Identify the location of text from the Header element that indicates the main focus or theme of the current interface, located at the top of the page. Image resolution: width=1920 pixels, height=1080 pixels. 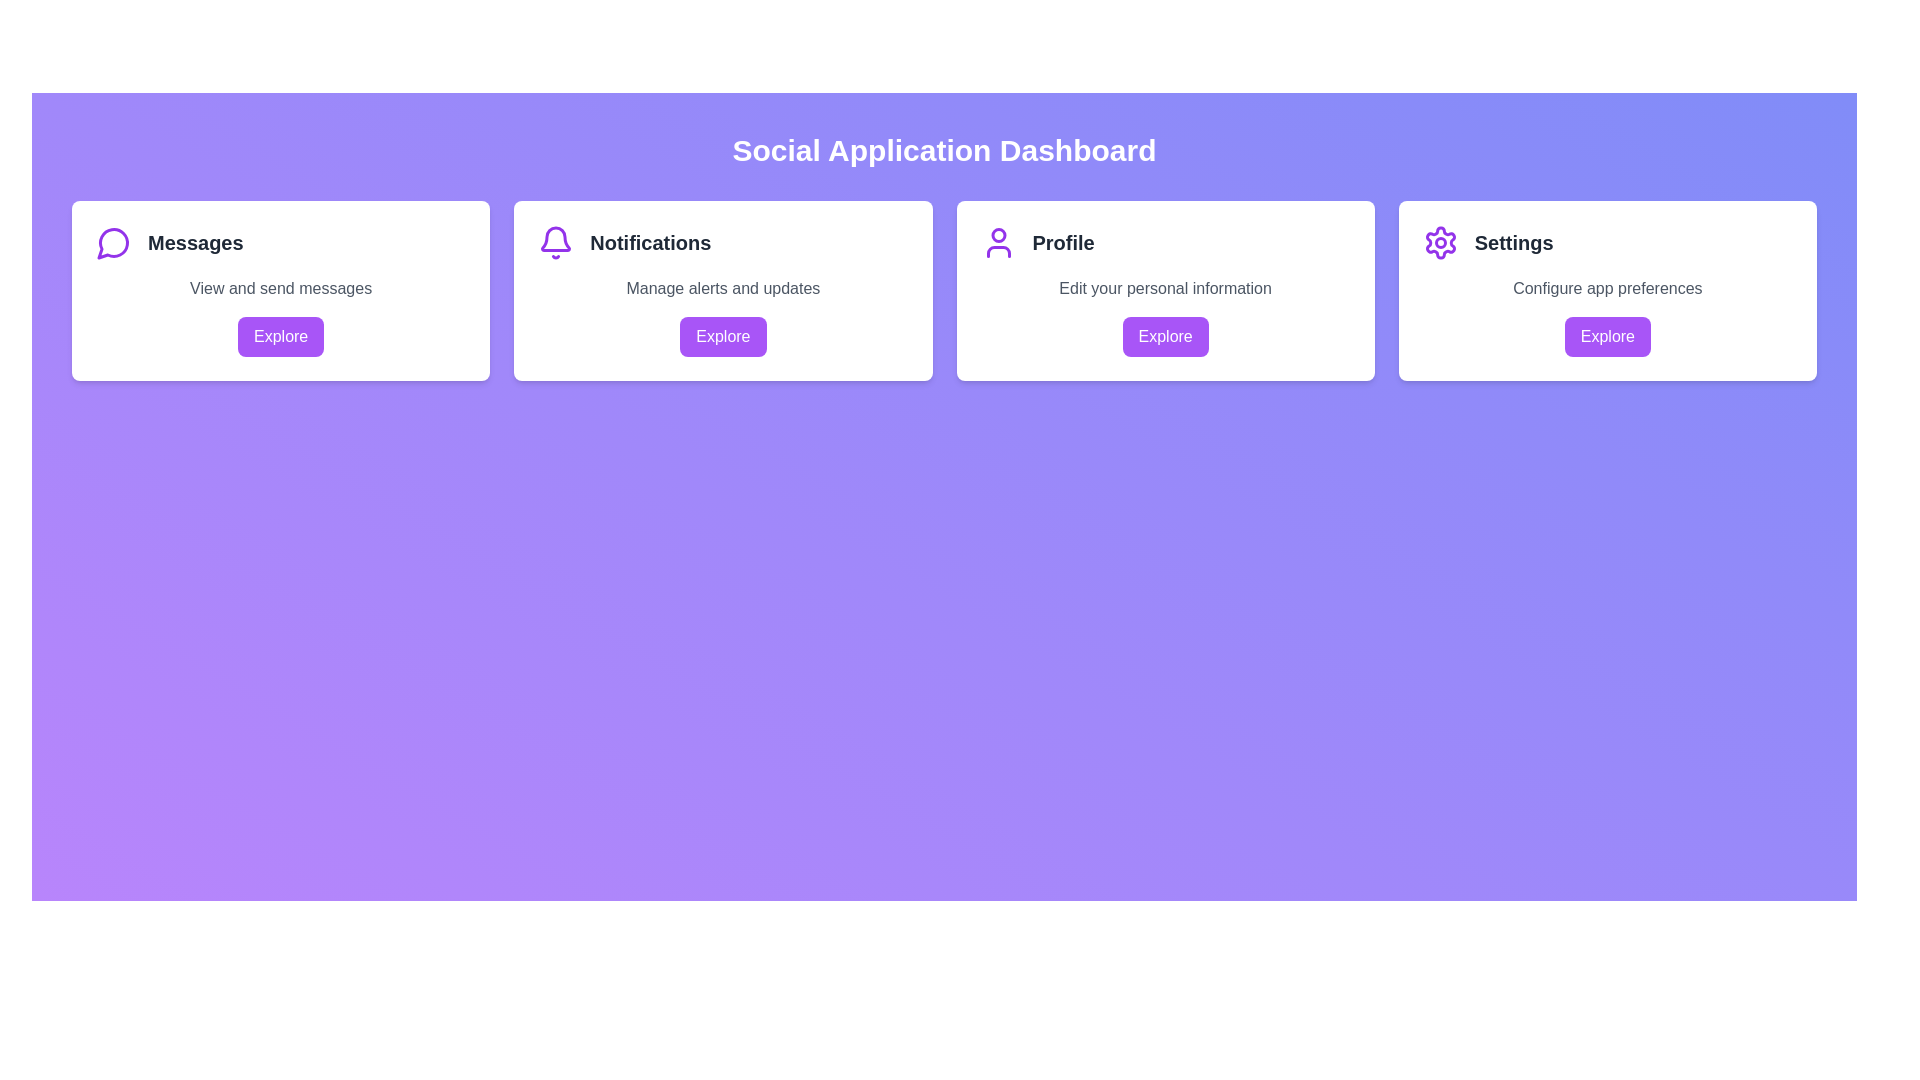
(943, 149).